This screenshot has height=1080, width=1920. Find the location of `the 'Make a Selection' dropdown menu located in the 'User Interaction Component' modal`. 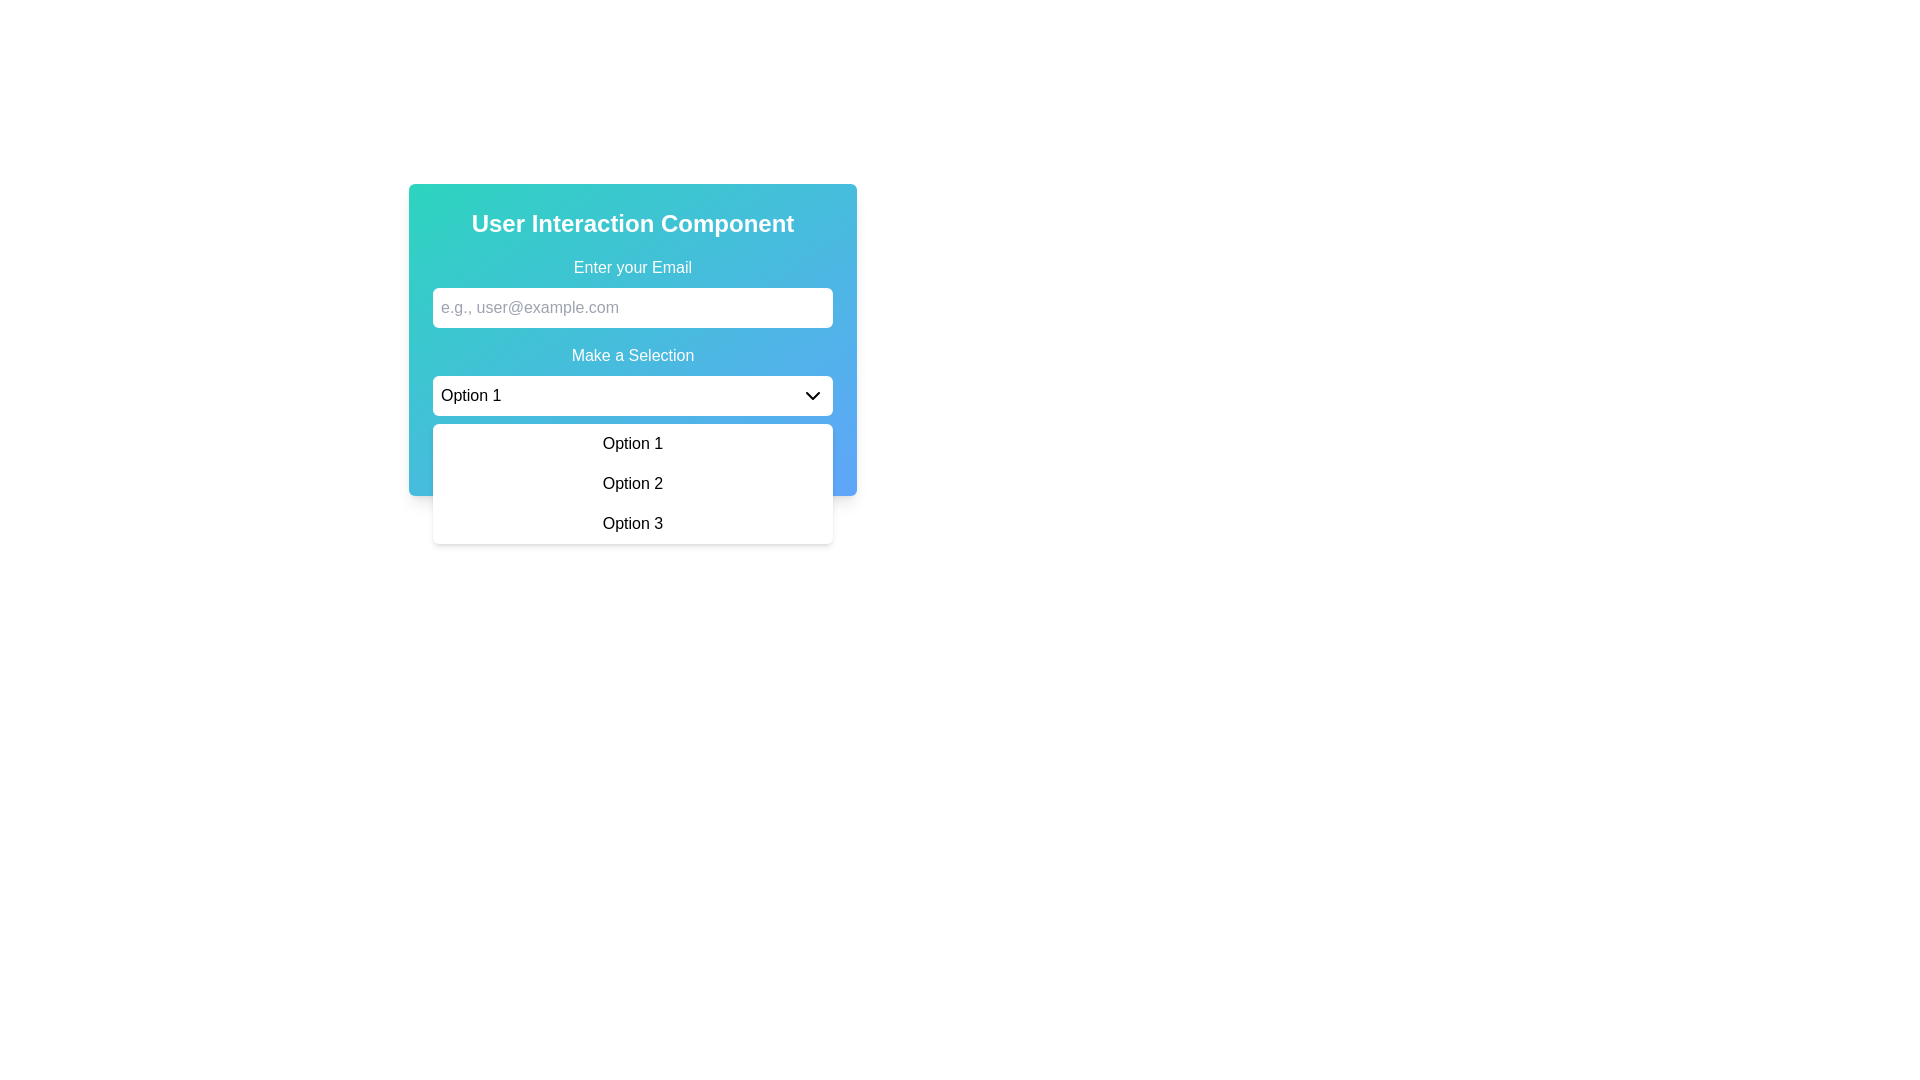

the 'Make a Selection' dropdown menu located in the 'User Interaction Component' modal is located at coordinates (632, 380).